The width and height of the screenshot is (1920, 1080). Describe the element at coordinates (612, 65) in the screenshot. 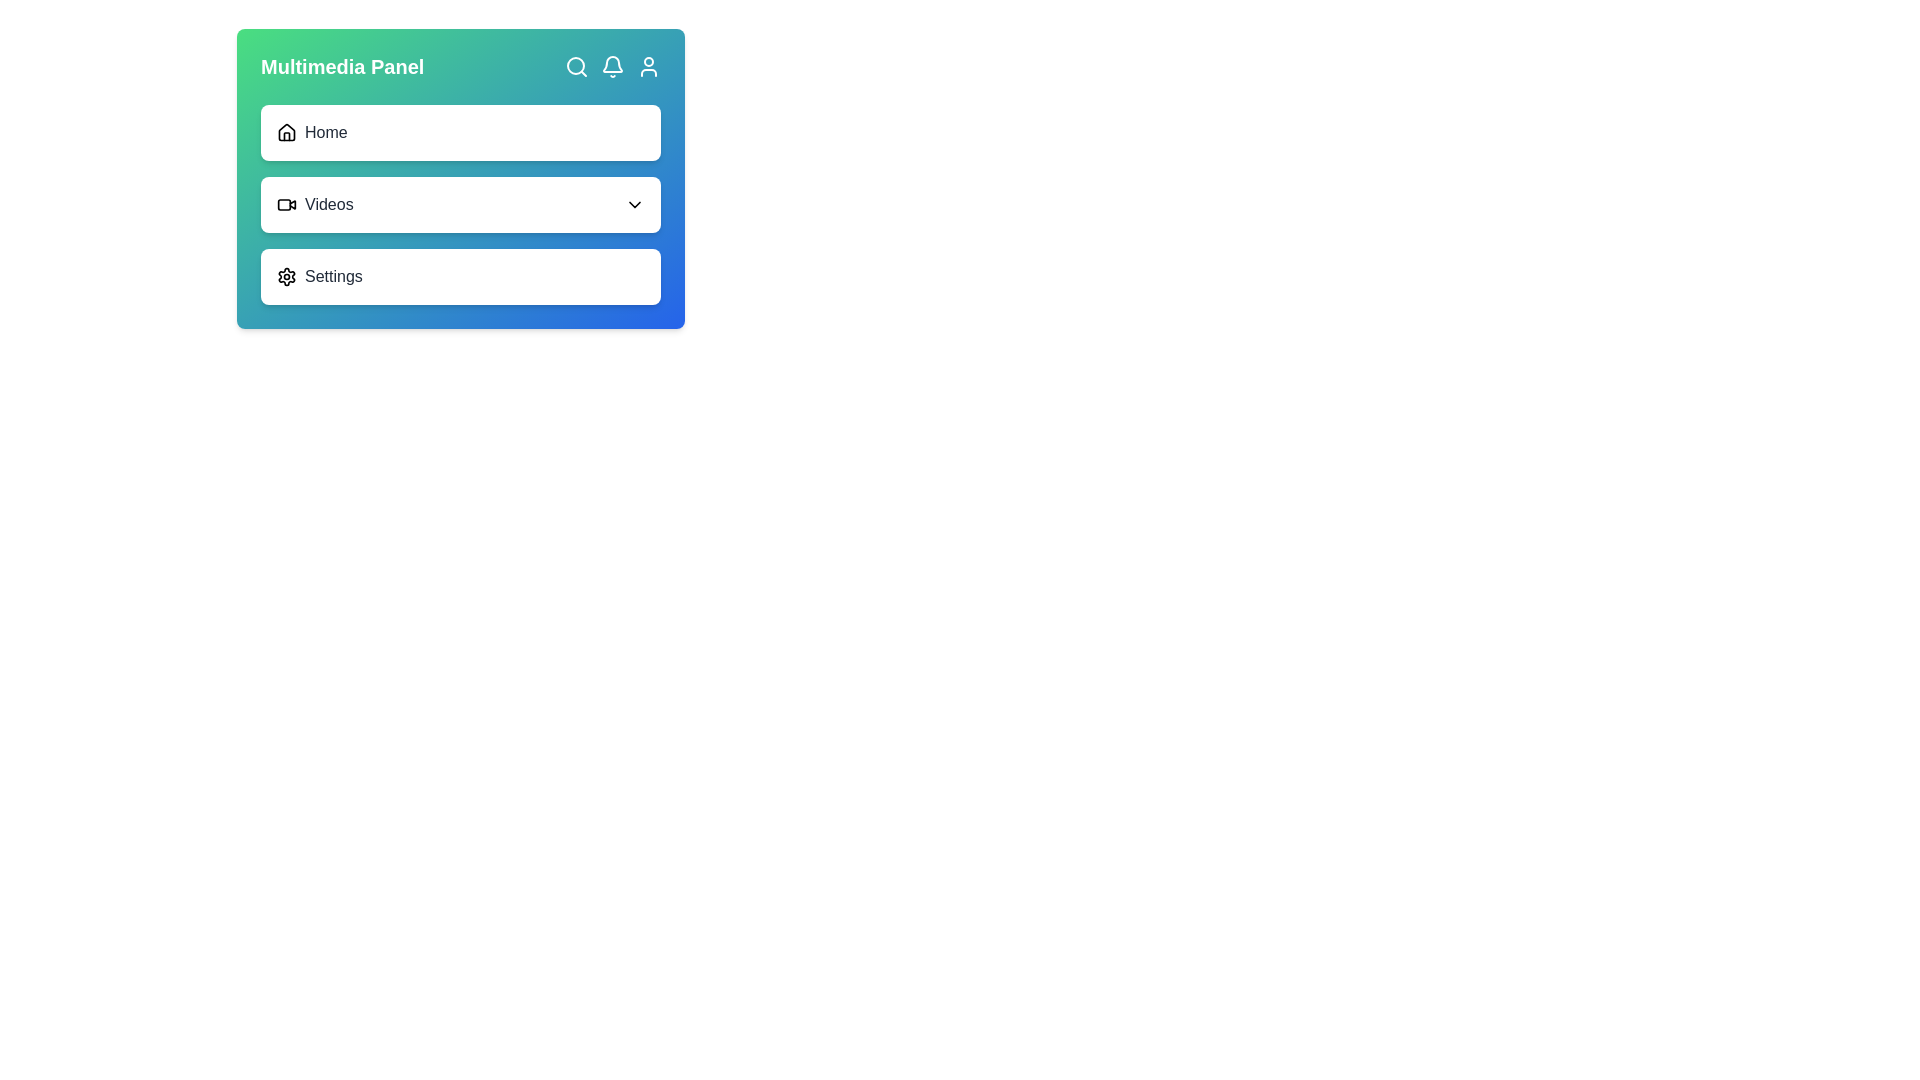

I see `the notification icon shaped like a bell, which is the second icon from the left in the Multimedia Panel` at that location.